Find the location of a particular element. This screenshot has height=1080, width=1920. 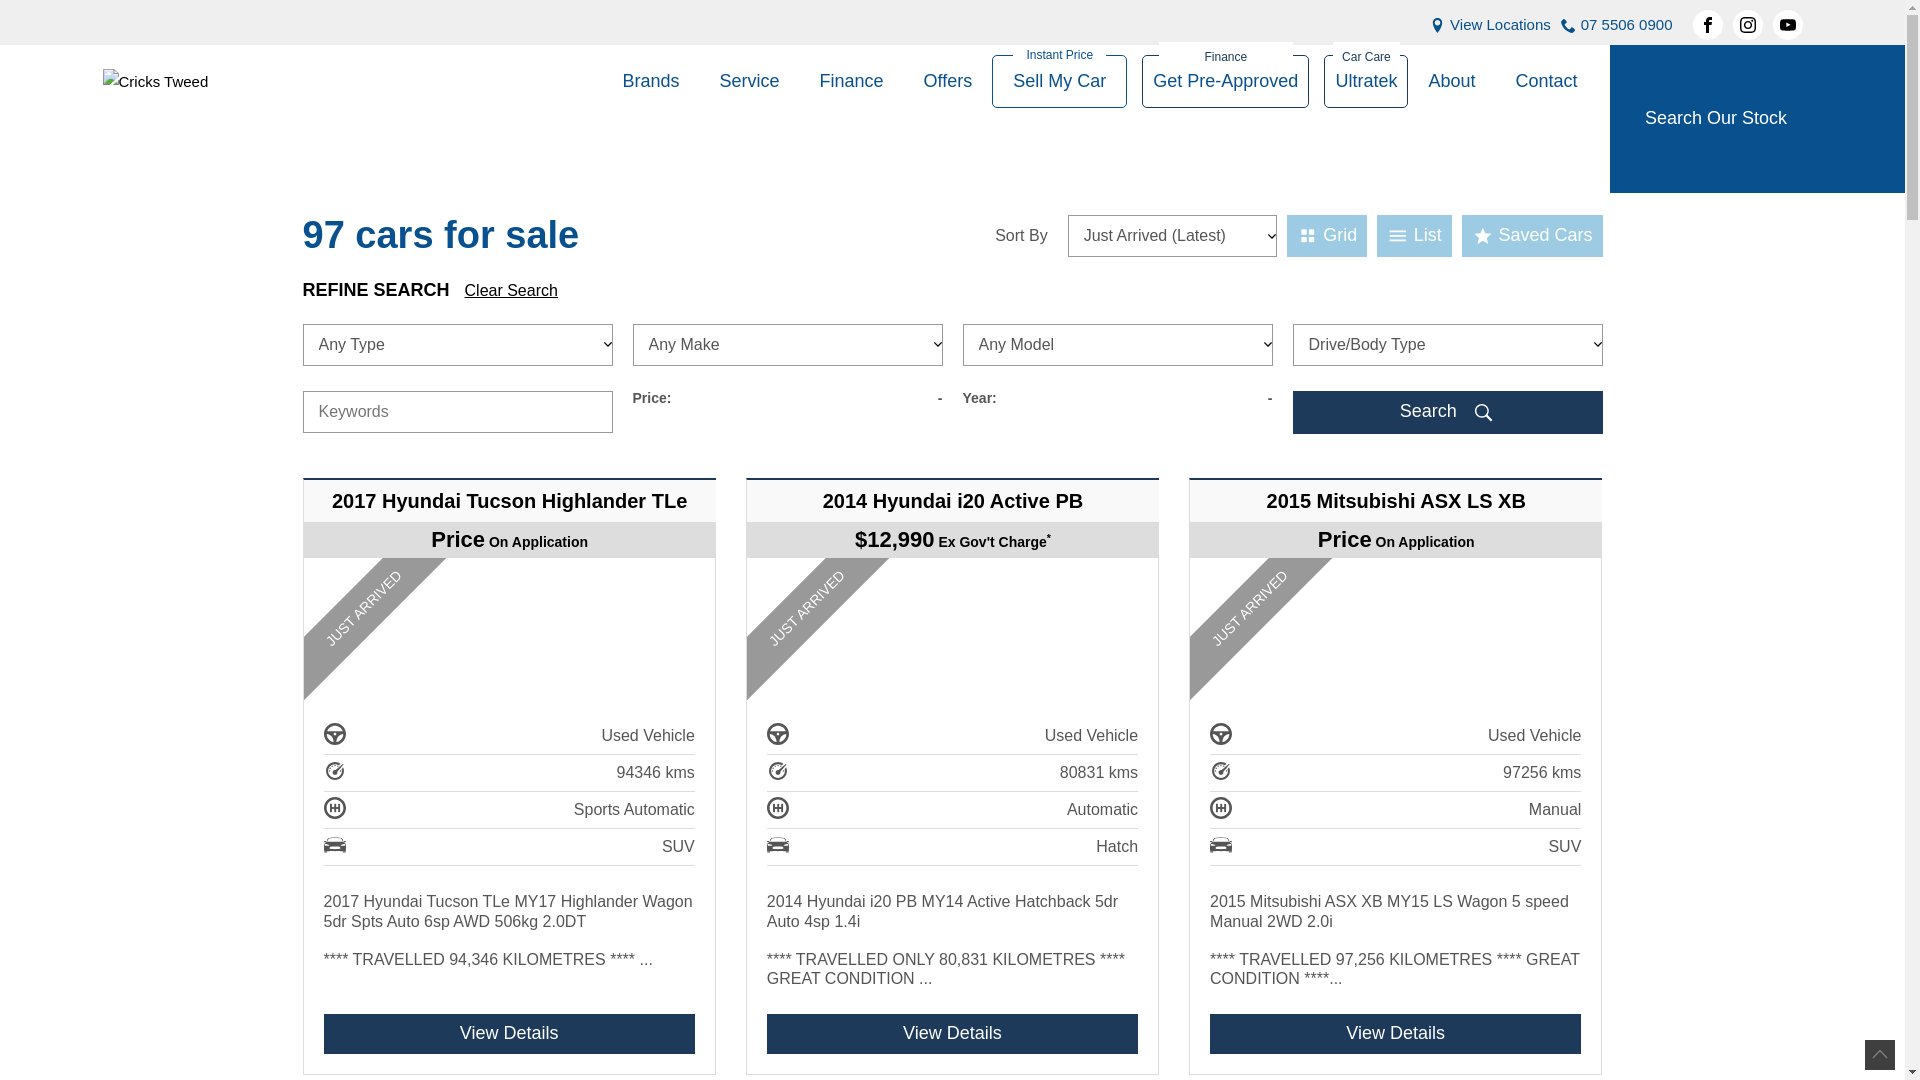

'View Details' is located at coordinates (509, 1033).